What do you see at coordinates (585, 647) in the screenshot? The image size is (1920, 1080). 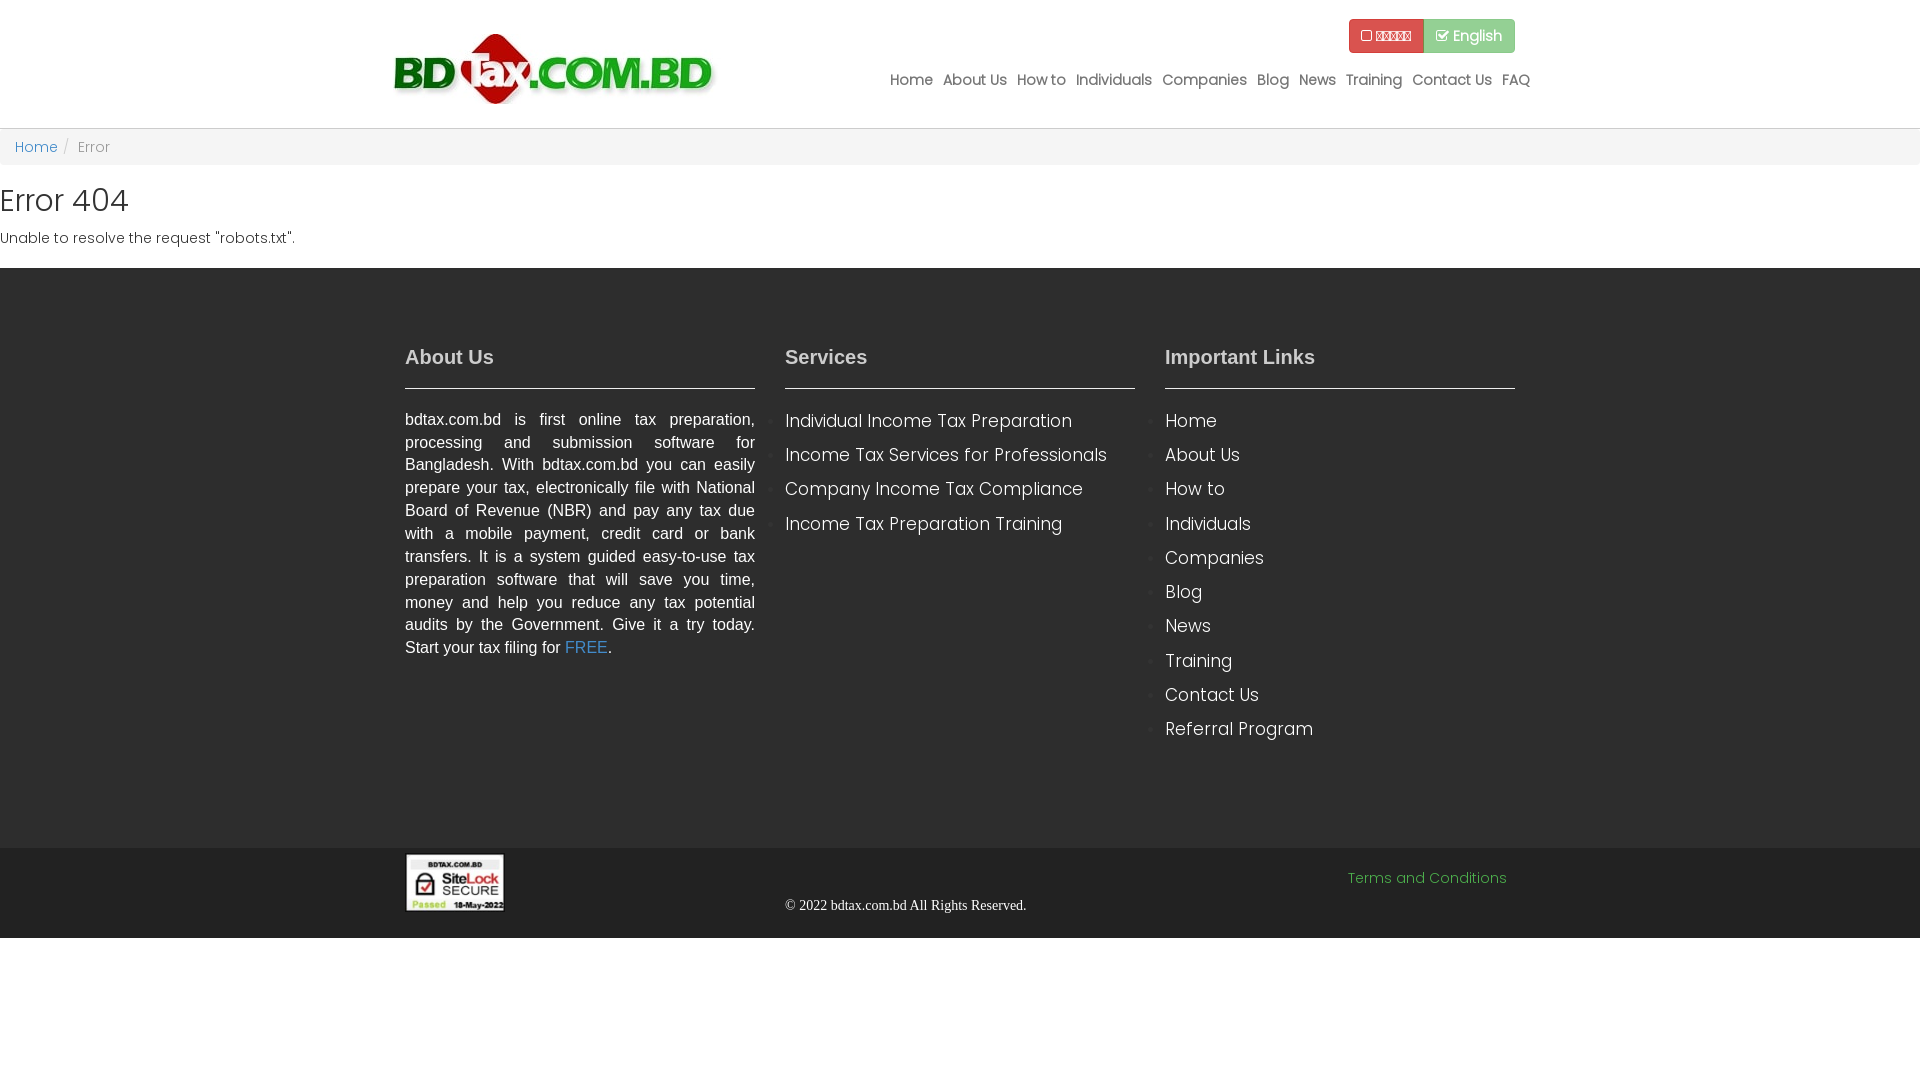 I see `'FREE'` at bounding box center [585, 647].